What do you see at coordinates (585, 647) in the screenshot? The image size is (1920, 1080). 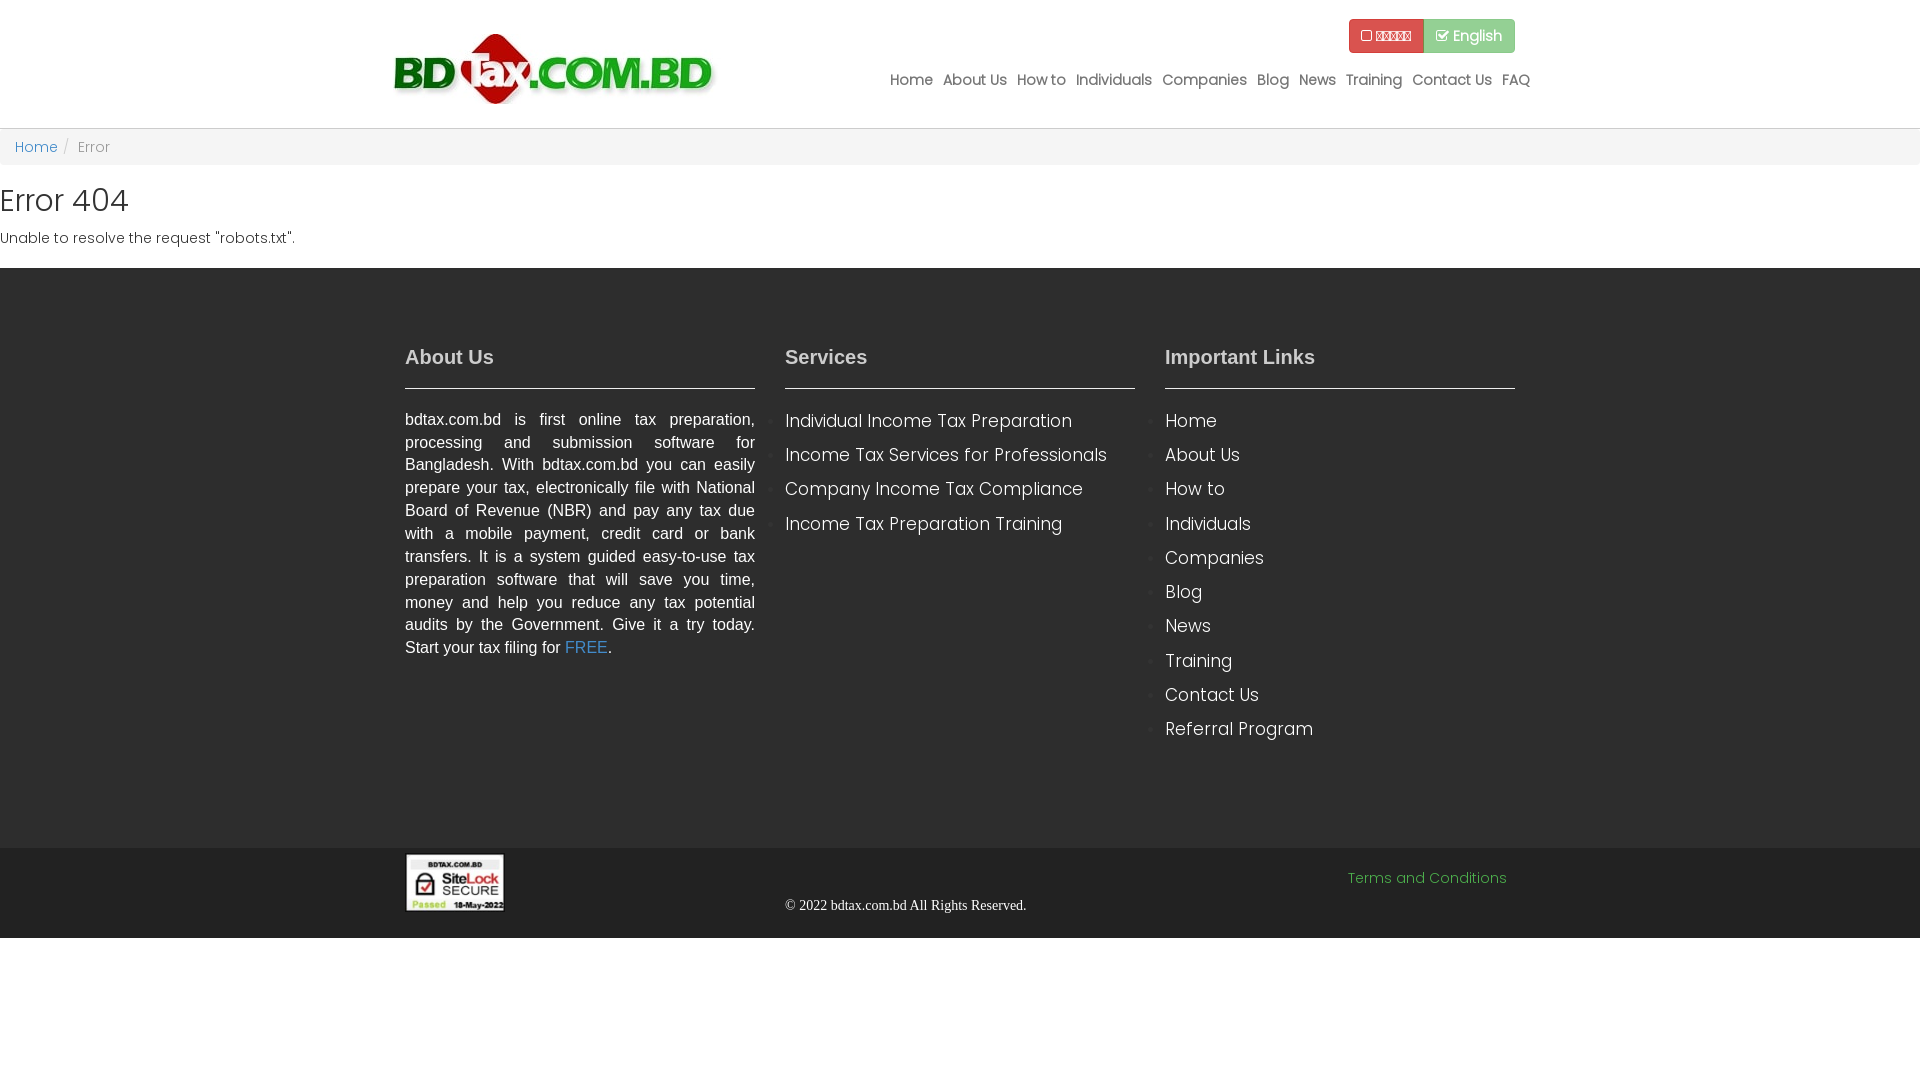 I see `'FREE'` at bounding box center [585, 647].